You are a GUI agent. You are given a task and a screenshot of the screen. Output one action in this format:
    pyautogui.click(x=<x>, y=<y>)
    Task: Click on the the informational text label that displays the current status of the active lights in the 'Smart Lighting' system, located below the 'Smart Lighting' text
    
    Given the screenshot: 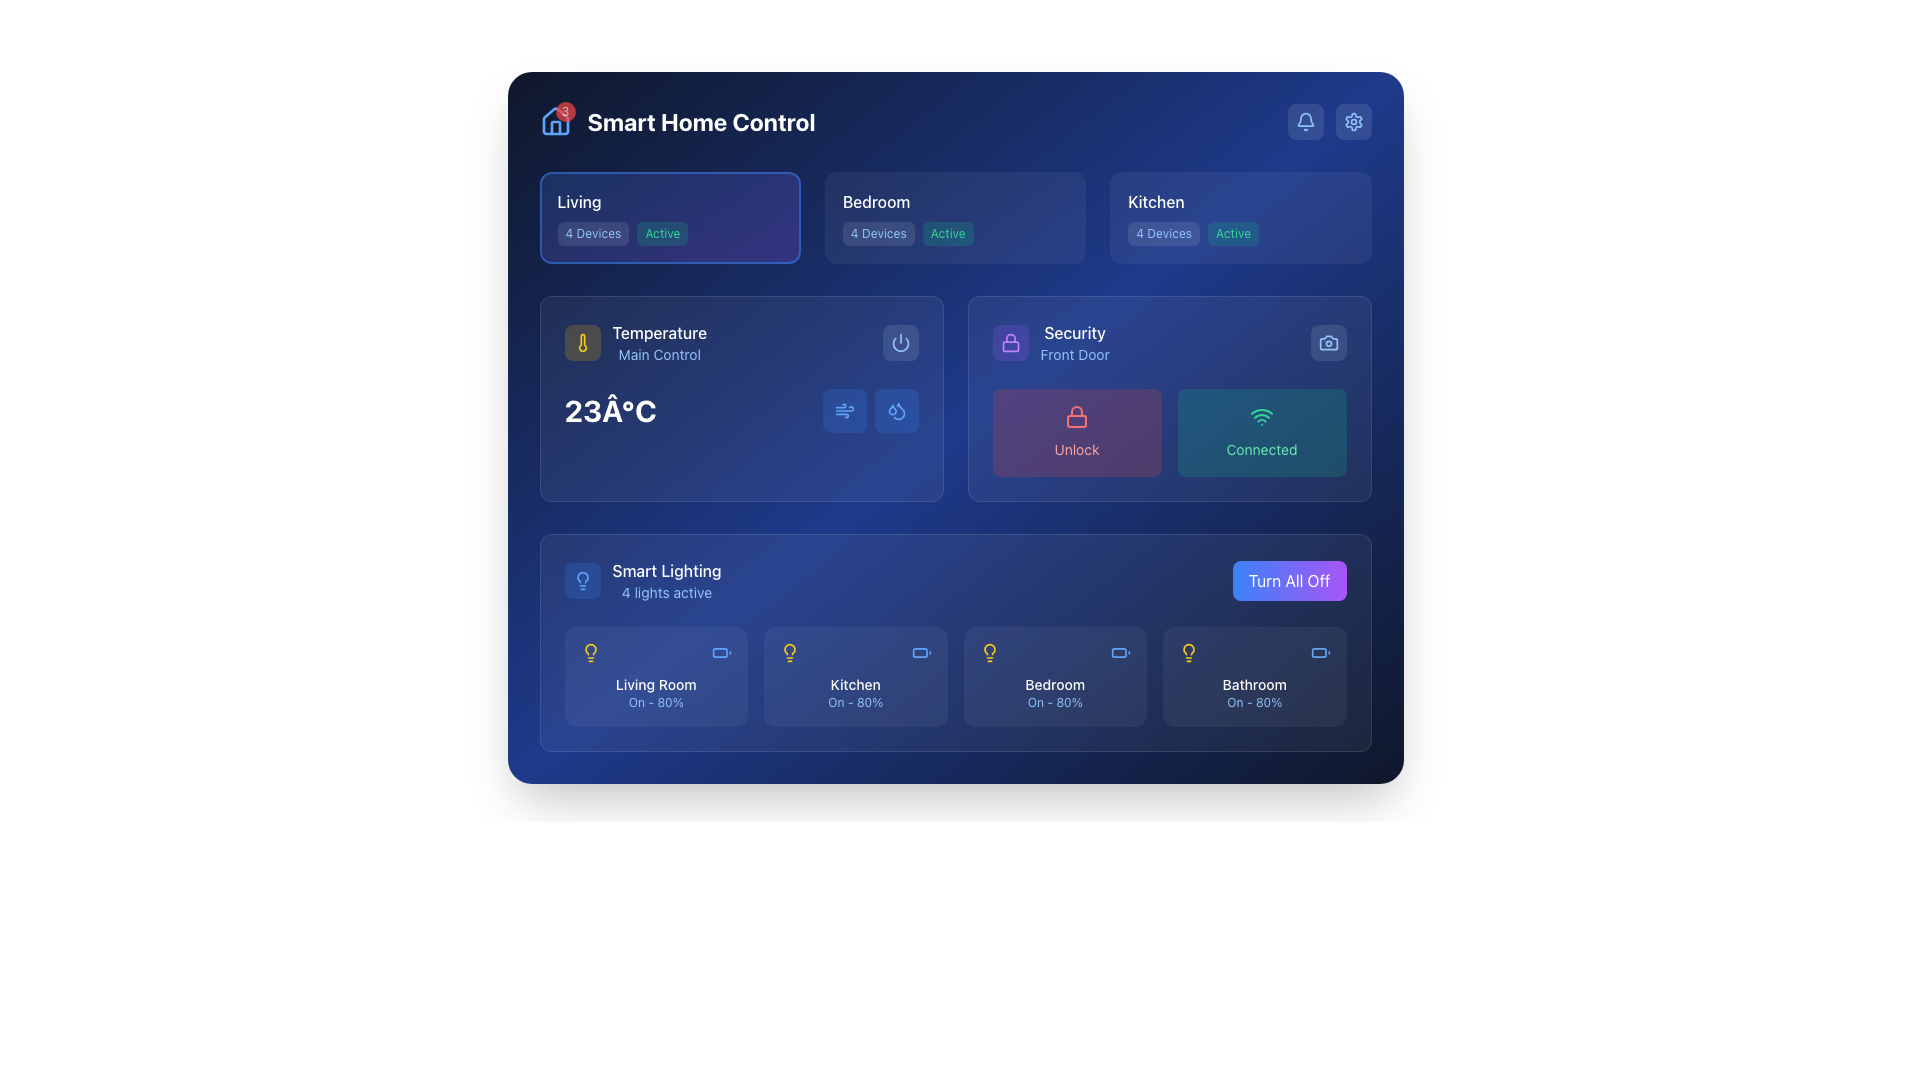 What is the action you would take?
    pyautogui.click(x=667, y=592)
    